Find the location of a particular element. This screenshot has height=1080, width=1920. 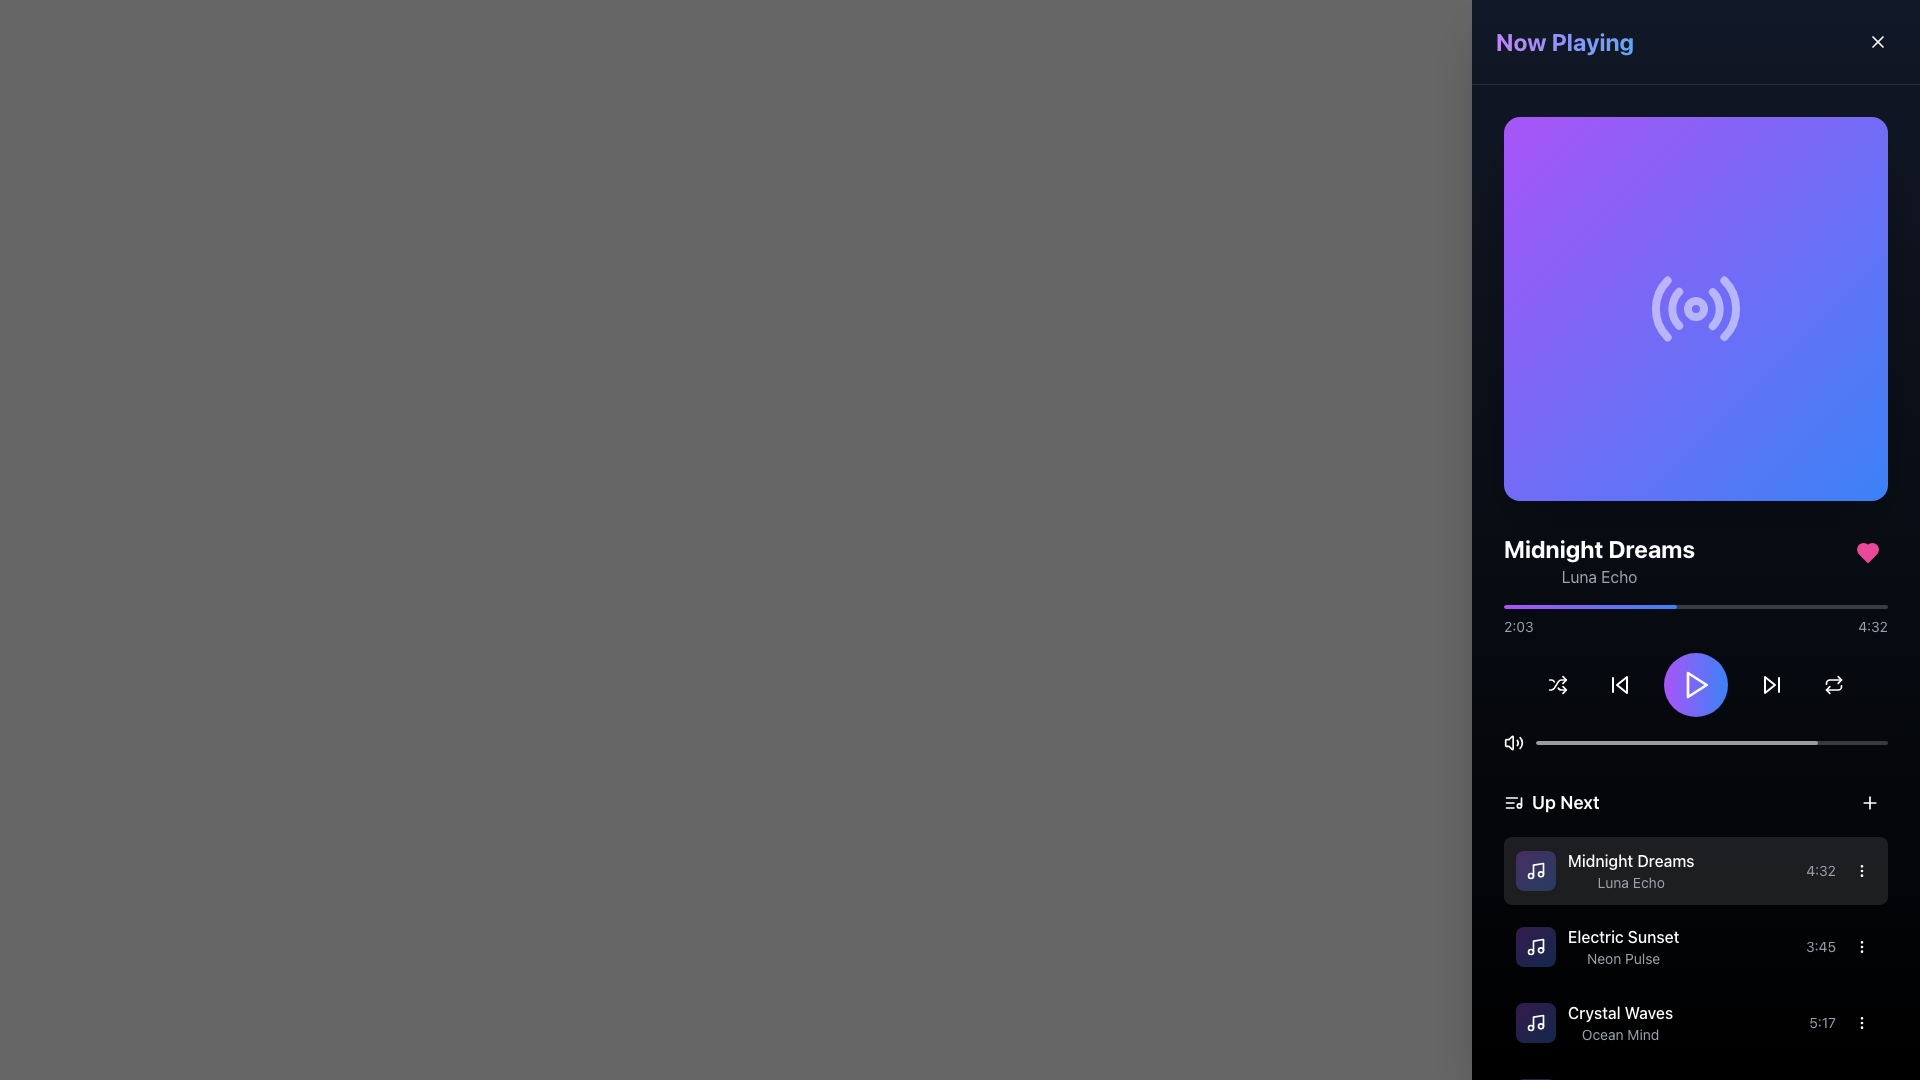

the progress bar is located at coordinates (1530, 605).